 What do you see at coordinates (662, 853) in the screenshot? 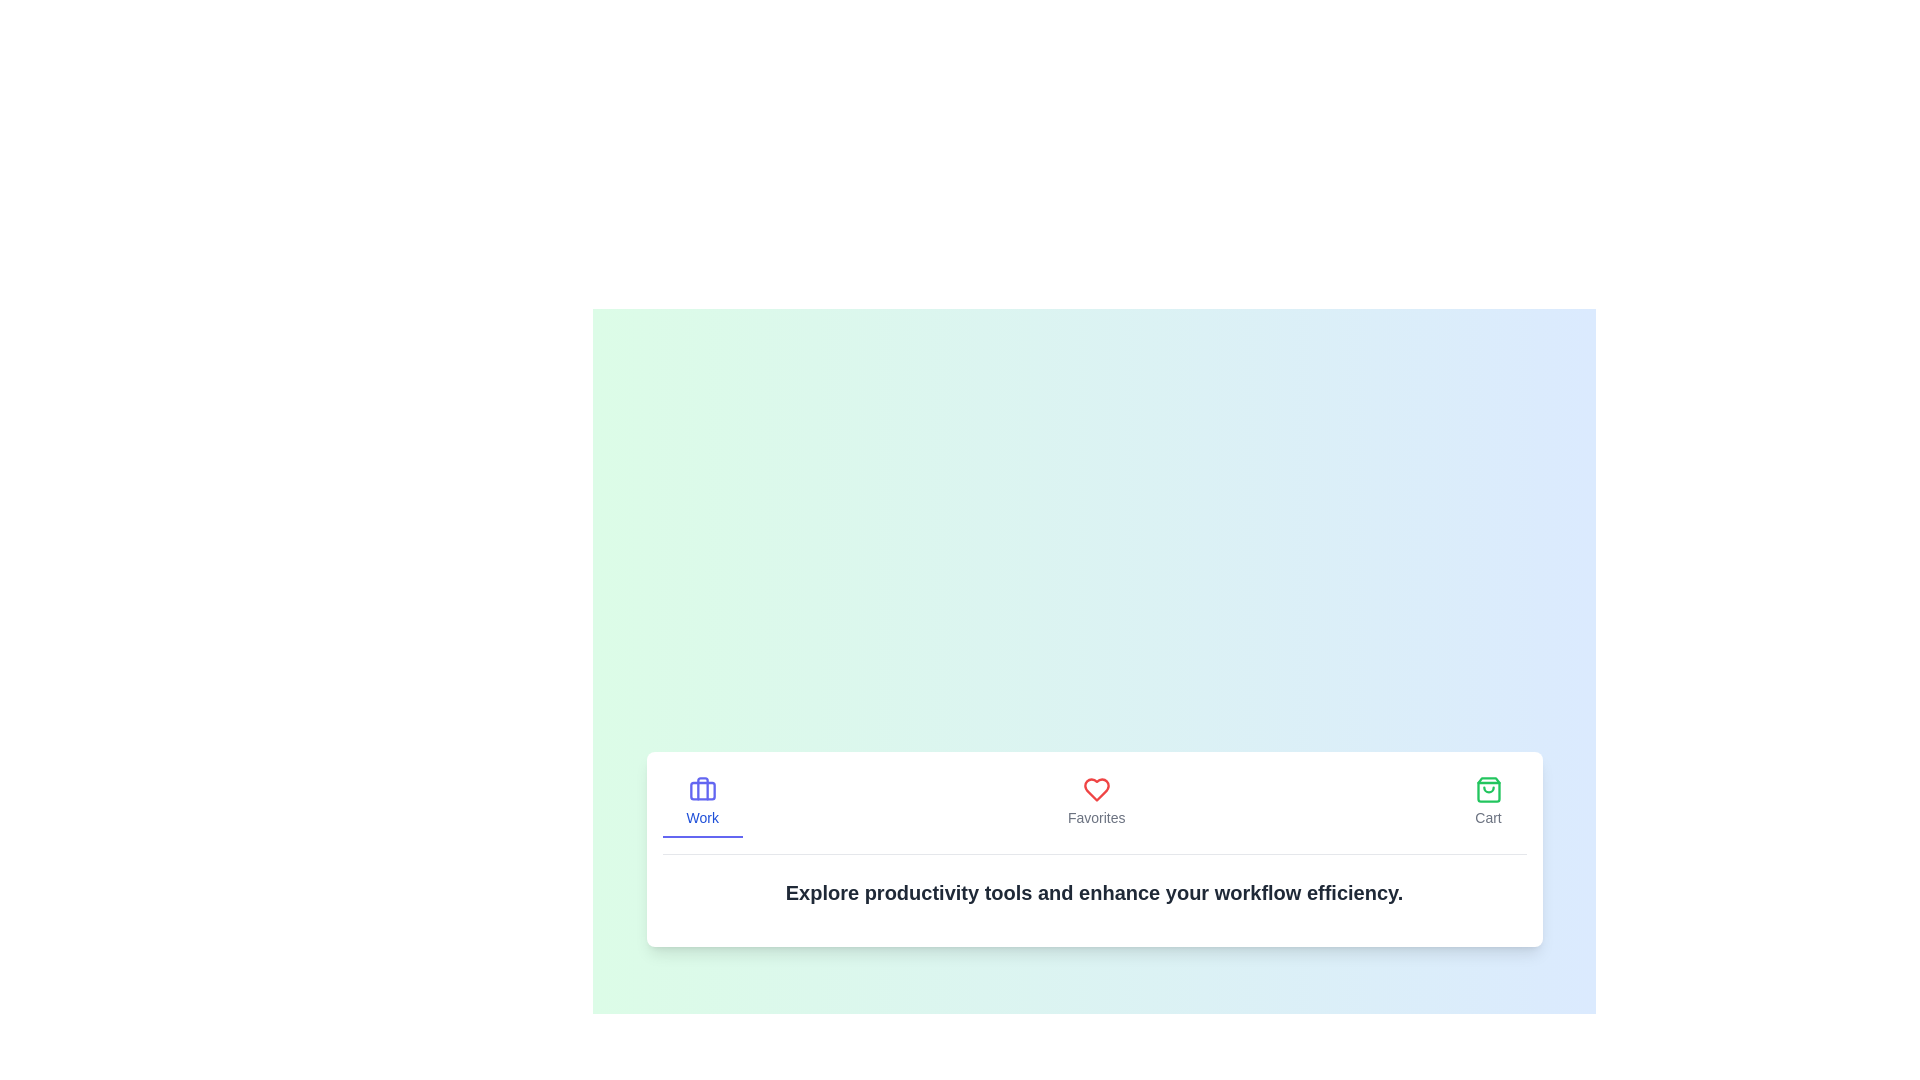
I see `the text content for copying` at bounding box center [662, 853].